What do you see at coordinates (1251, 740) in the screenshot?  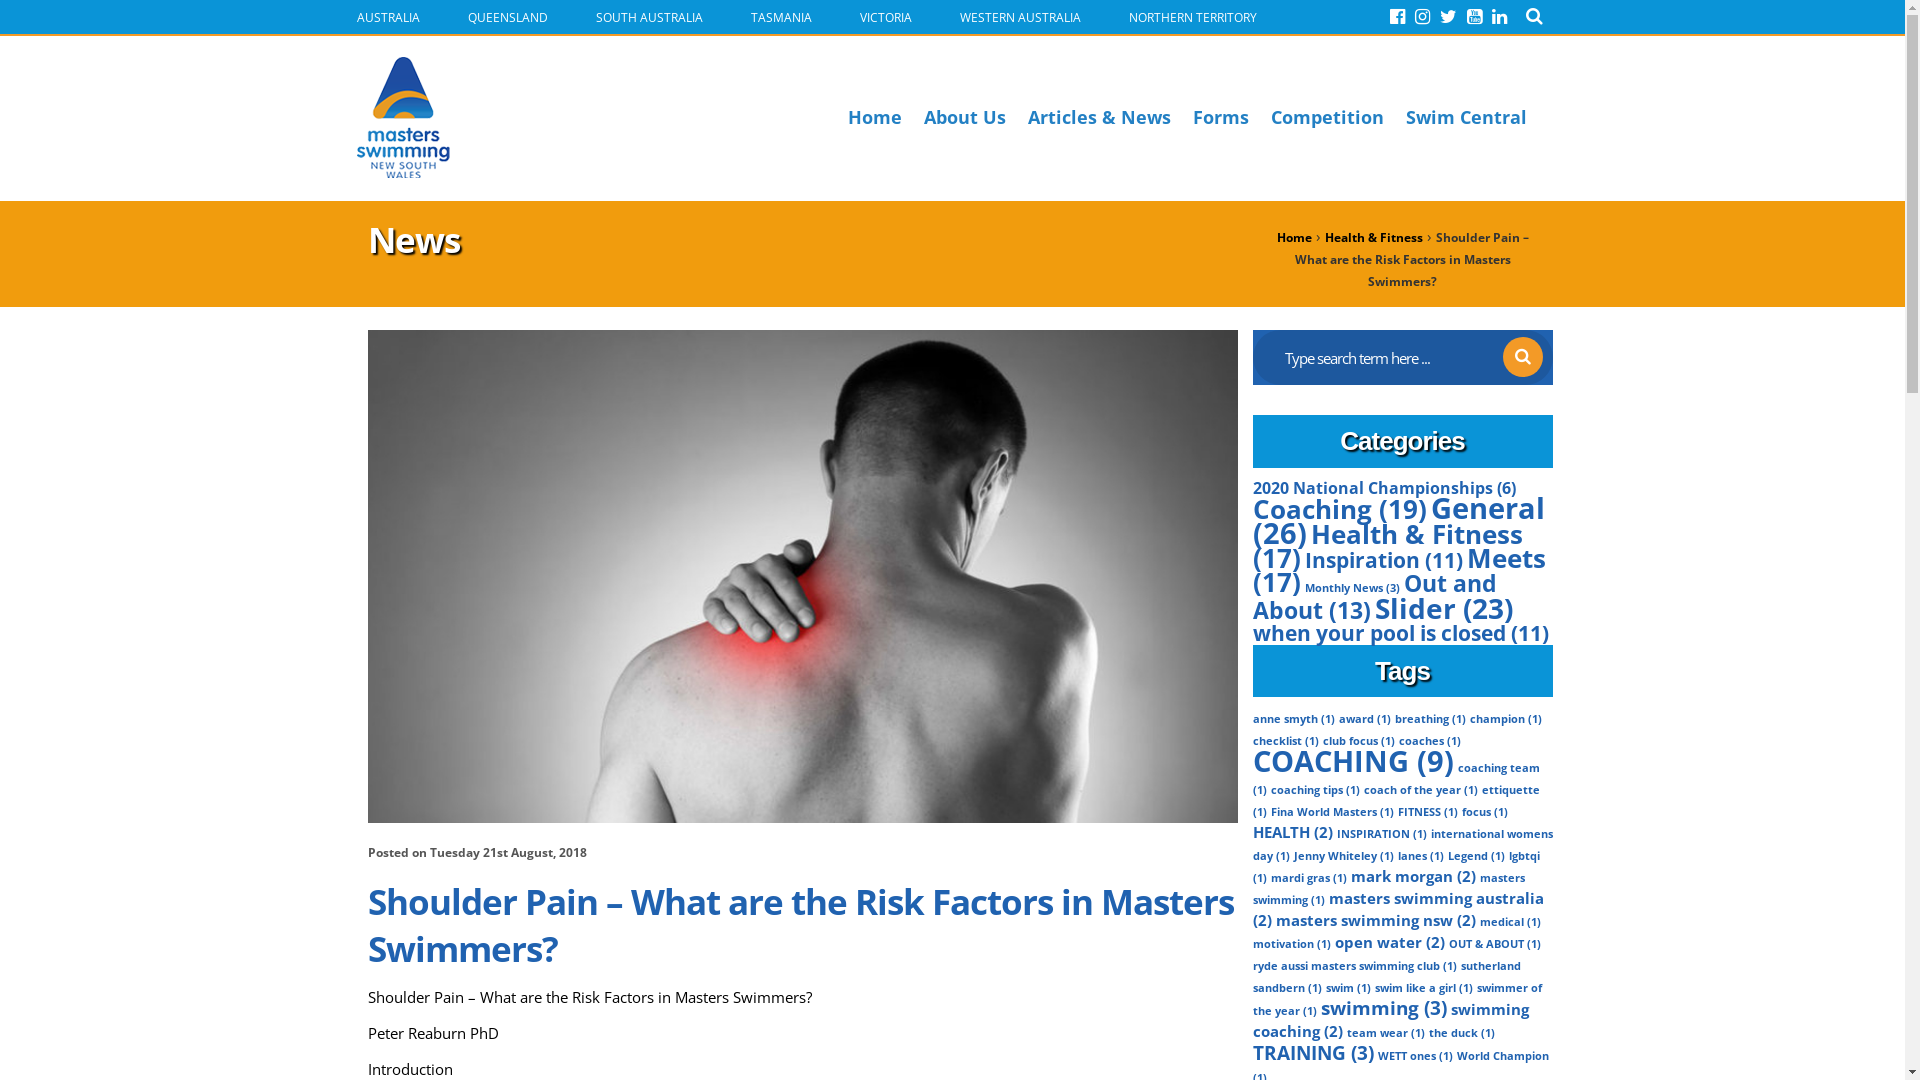 I see `'checklist (1)'` at bounding box center [1251, 740].